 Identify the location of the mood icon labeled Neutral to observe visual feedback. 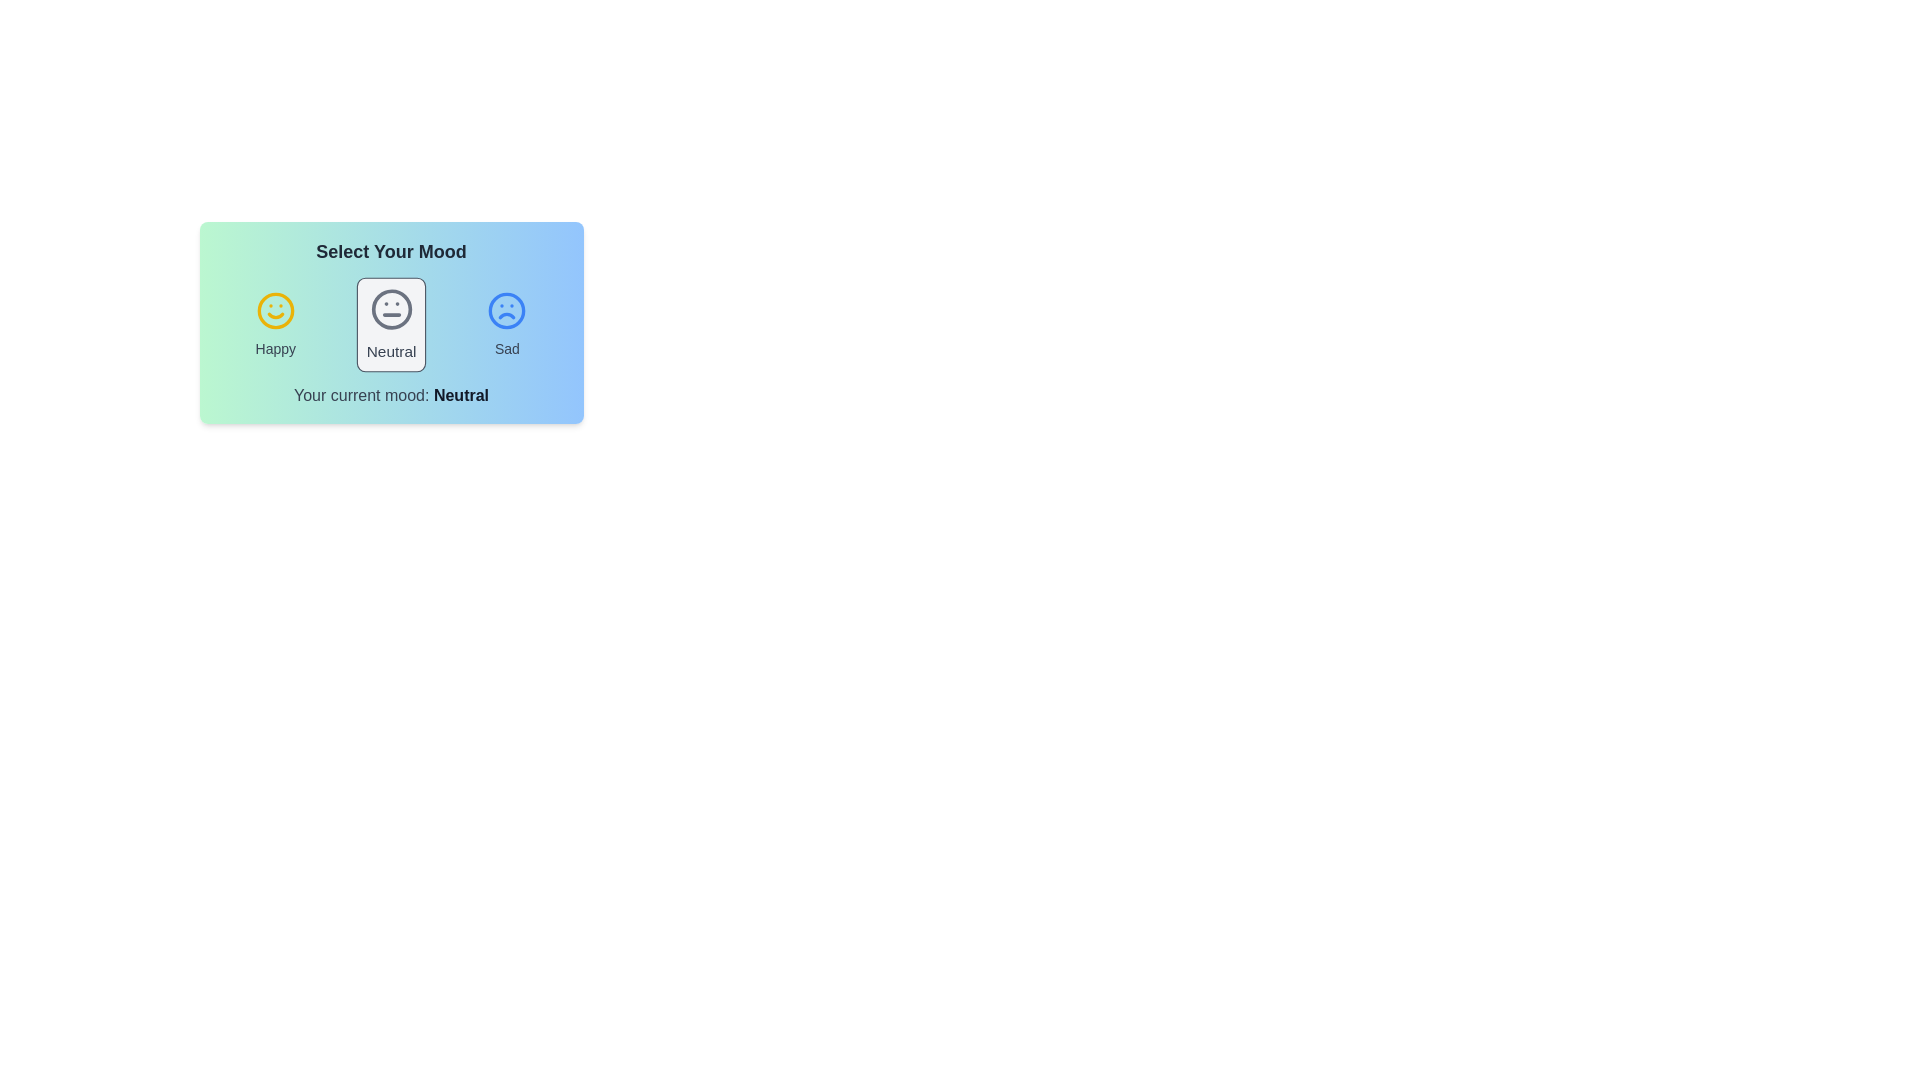
(391, 323).